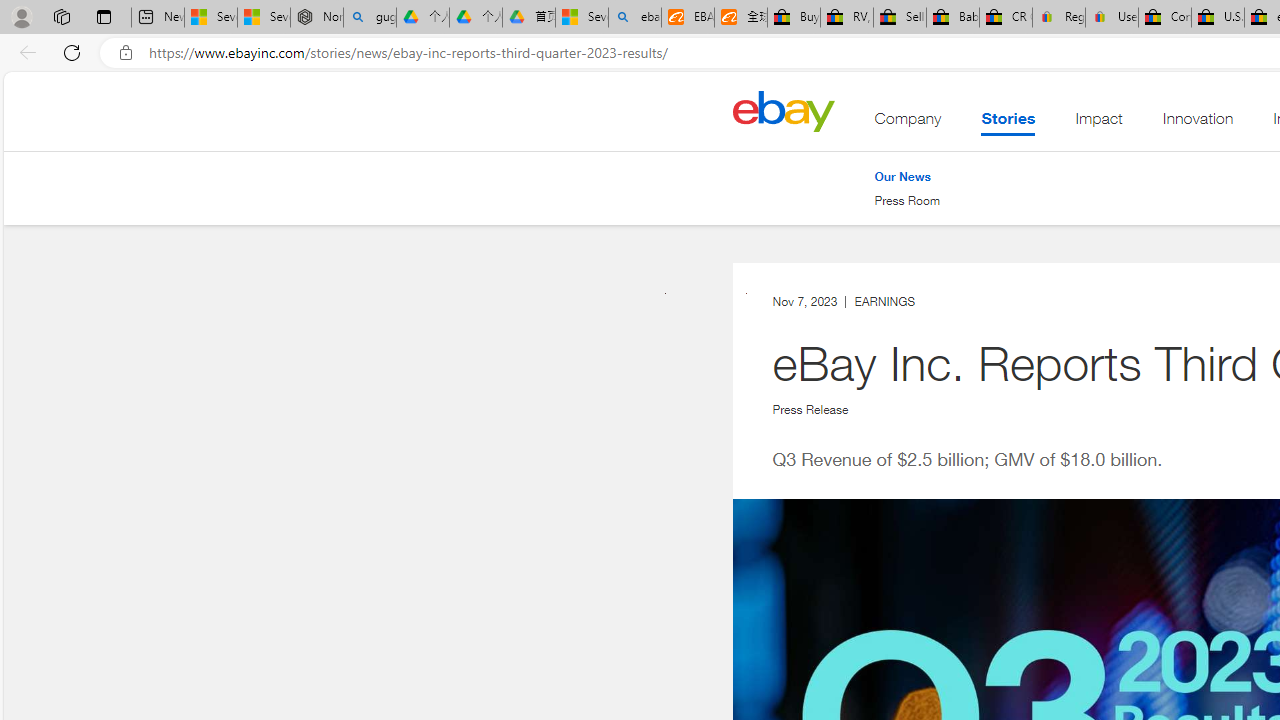 The height and width of the screenshot is (720, 1280). I want to click on 'Our News', so click(906, 176).